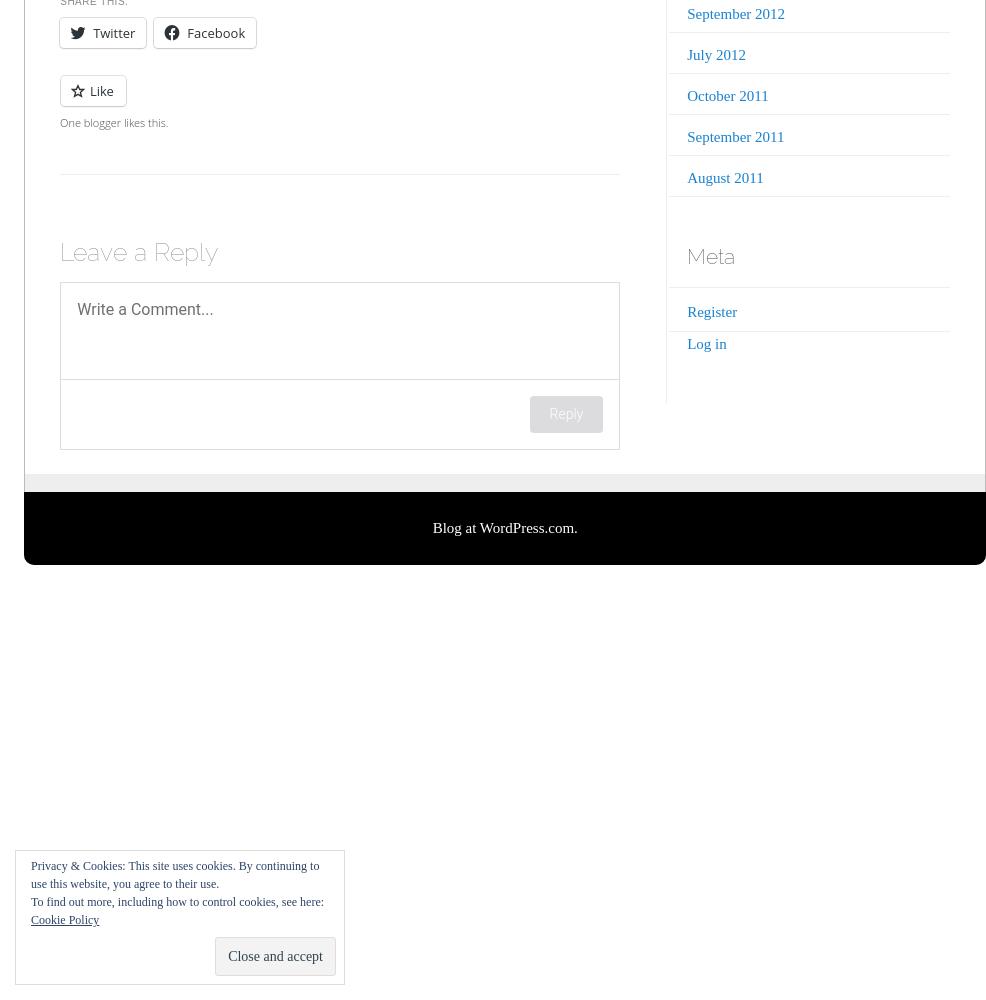 This screenshot has width=986, height=1000. Describe the element at coordinates (734, 136) in the screenshot. I see `'September 2011'` at that location.